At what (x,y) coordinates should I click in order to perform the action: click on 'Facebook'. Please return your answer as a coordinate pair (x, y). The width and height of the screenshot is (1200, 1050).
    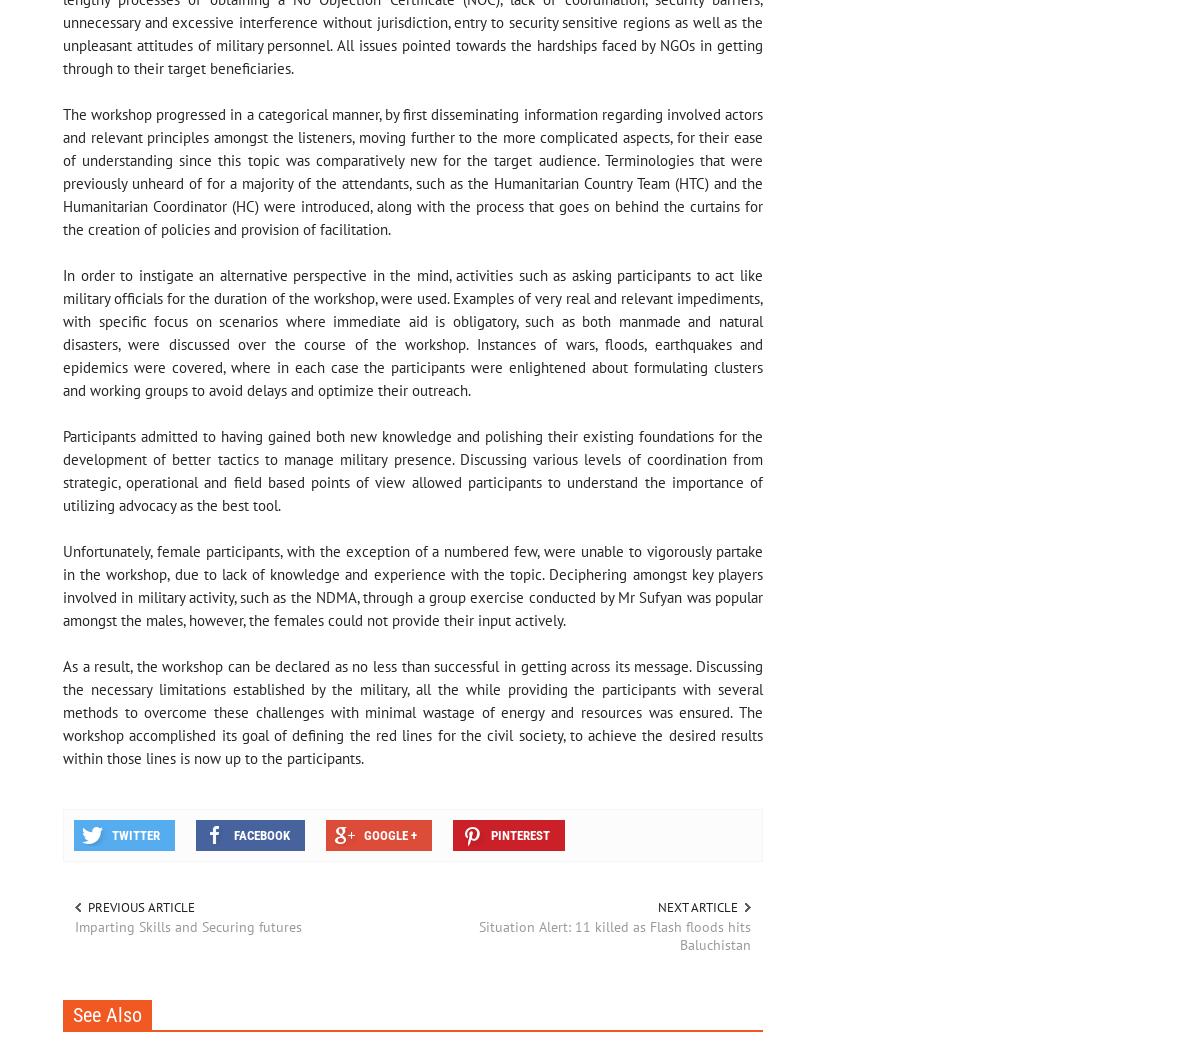
    Looking at the image, I should click on (260, 834).